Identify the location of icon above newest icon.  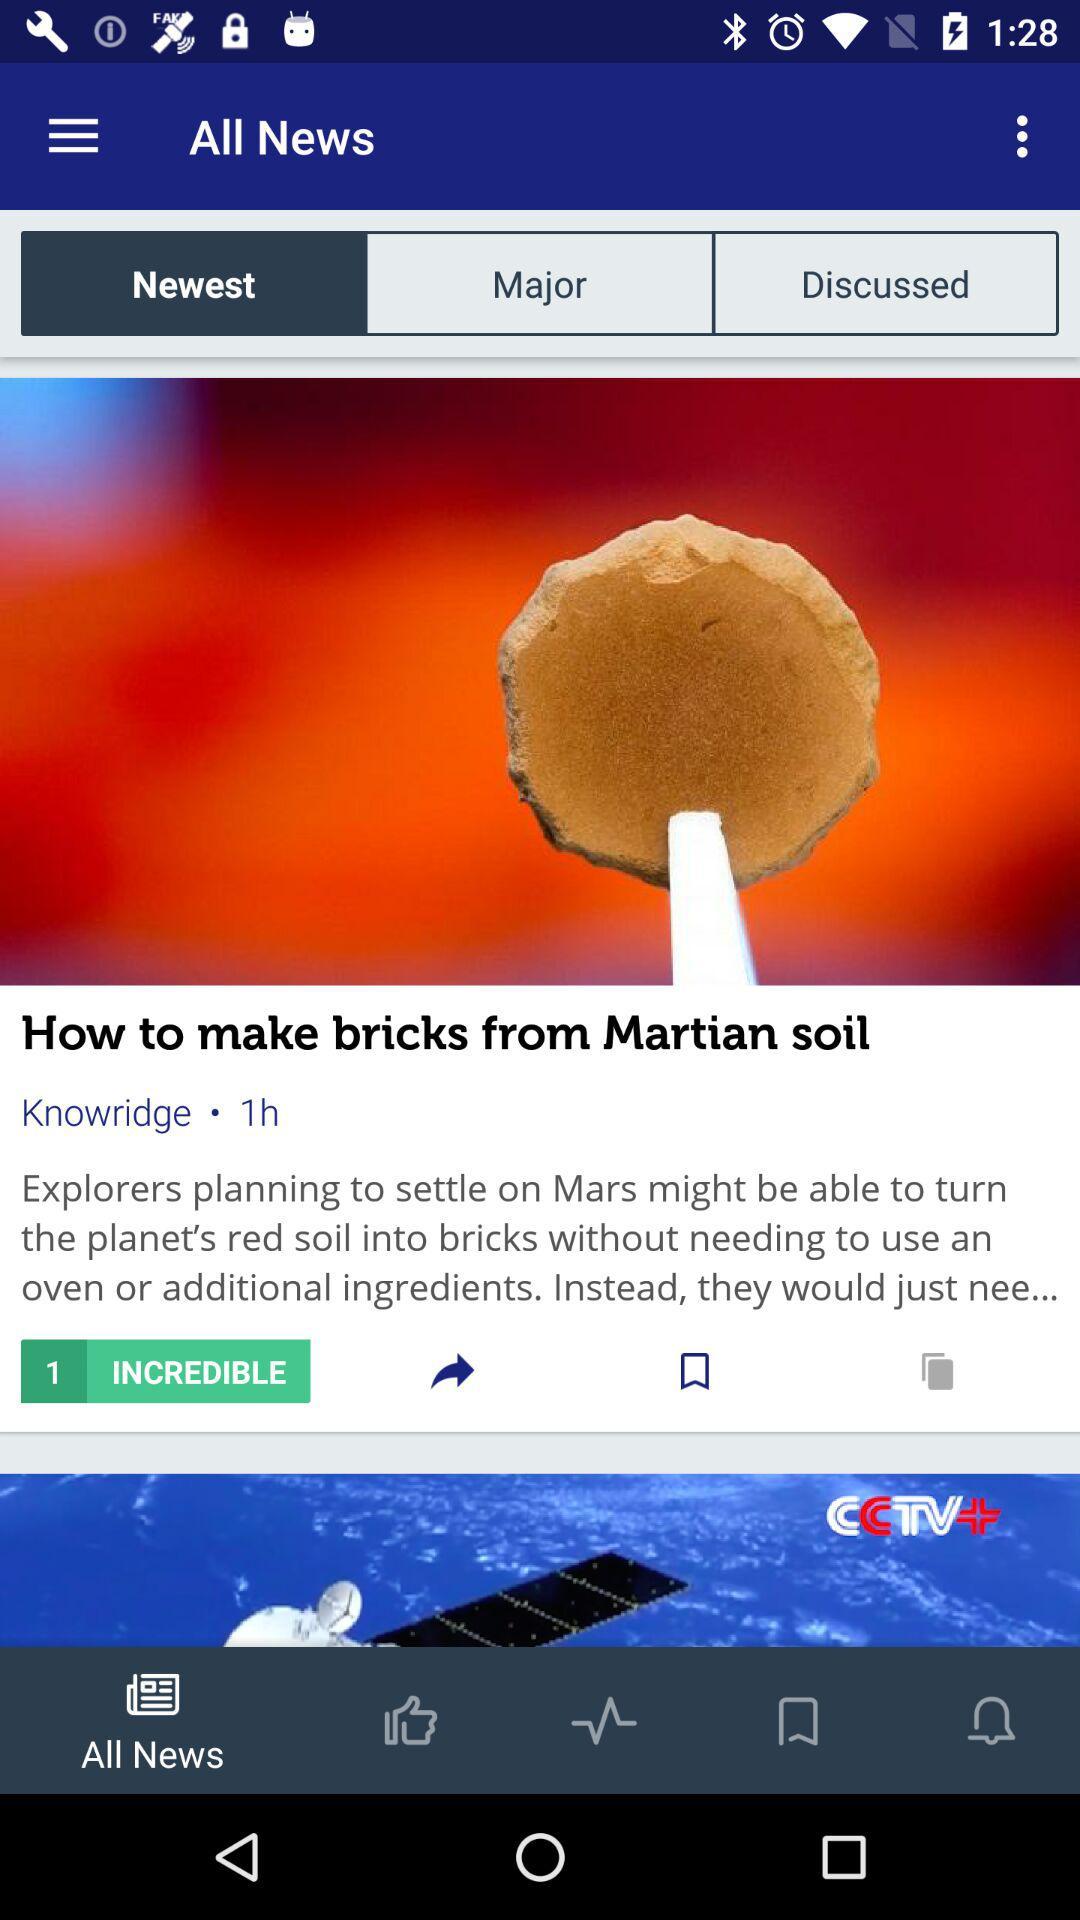
(72, 135).